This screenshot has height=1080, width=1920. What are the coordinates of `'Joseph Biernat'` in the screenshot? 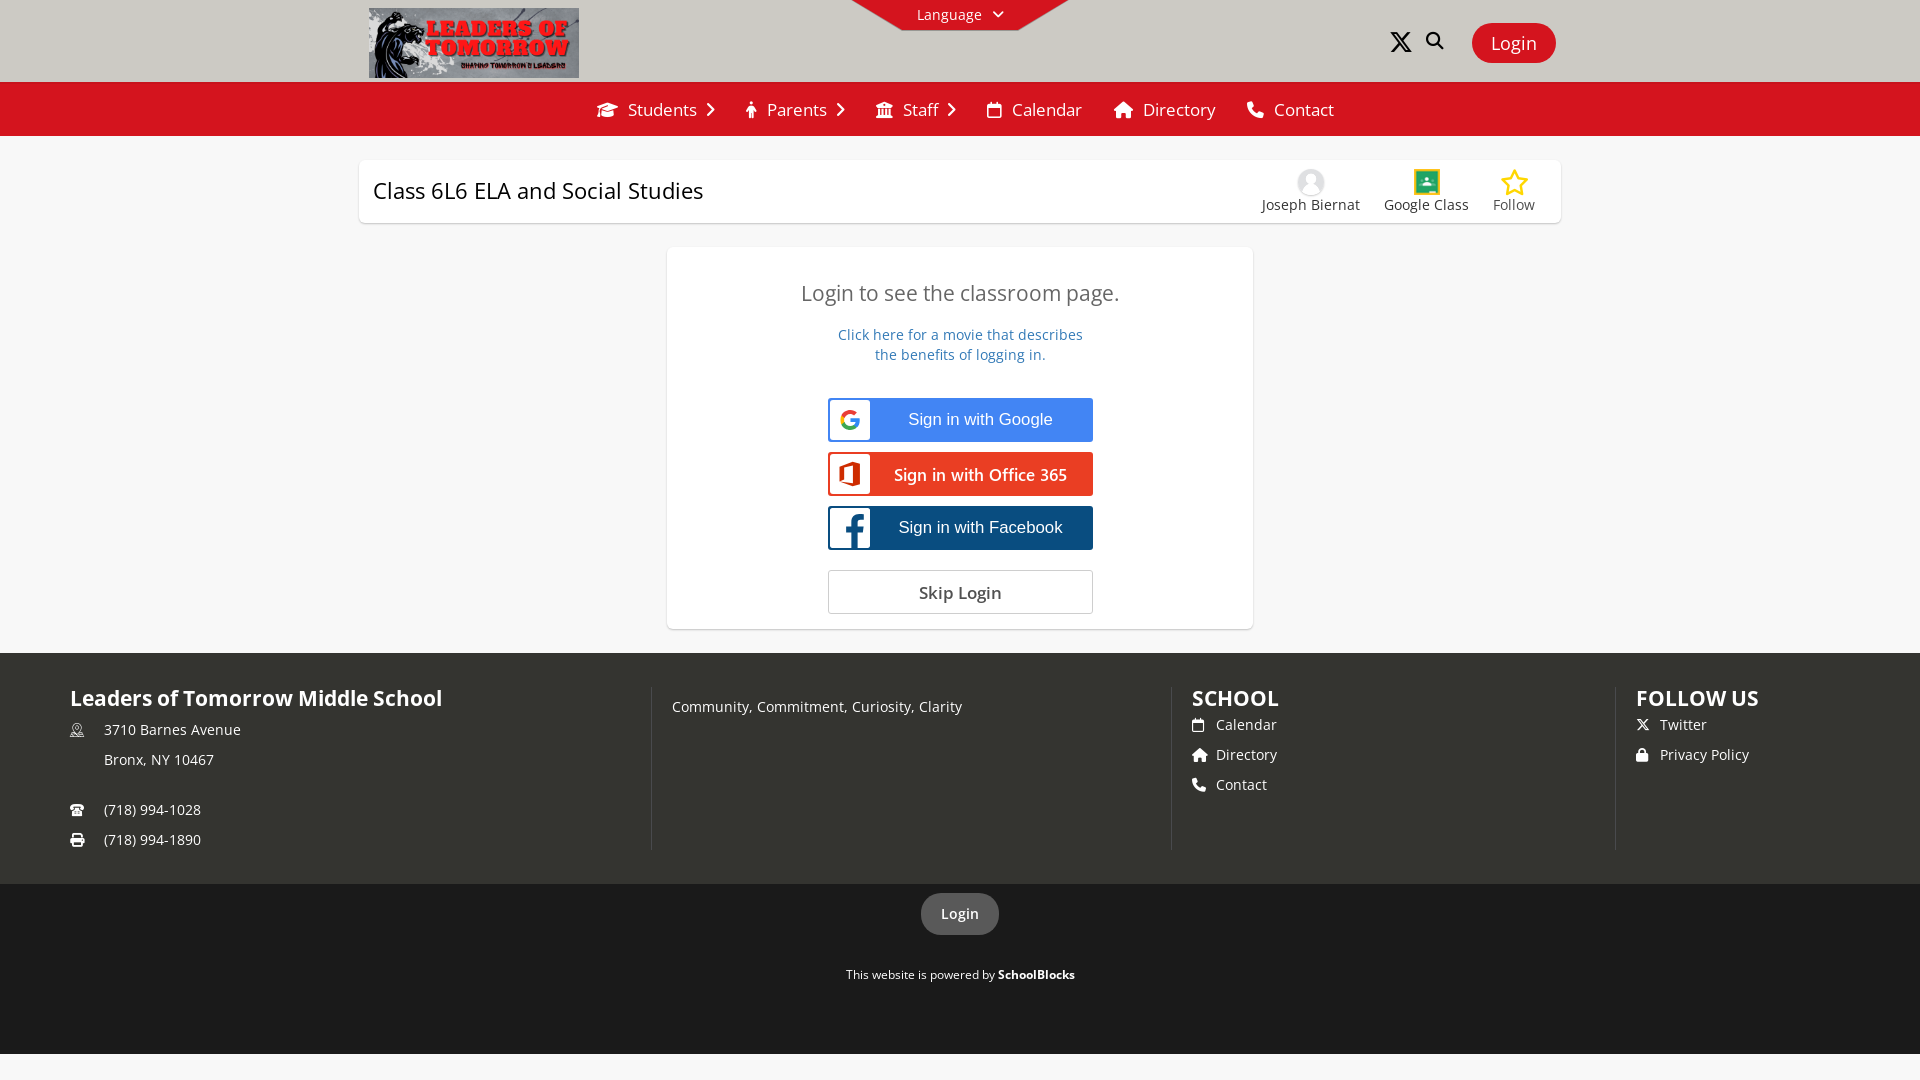 It's located at (1310, 191).